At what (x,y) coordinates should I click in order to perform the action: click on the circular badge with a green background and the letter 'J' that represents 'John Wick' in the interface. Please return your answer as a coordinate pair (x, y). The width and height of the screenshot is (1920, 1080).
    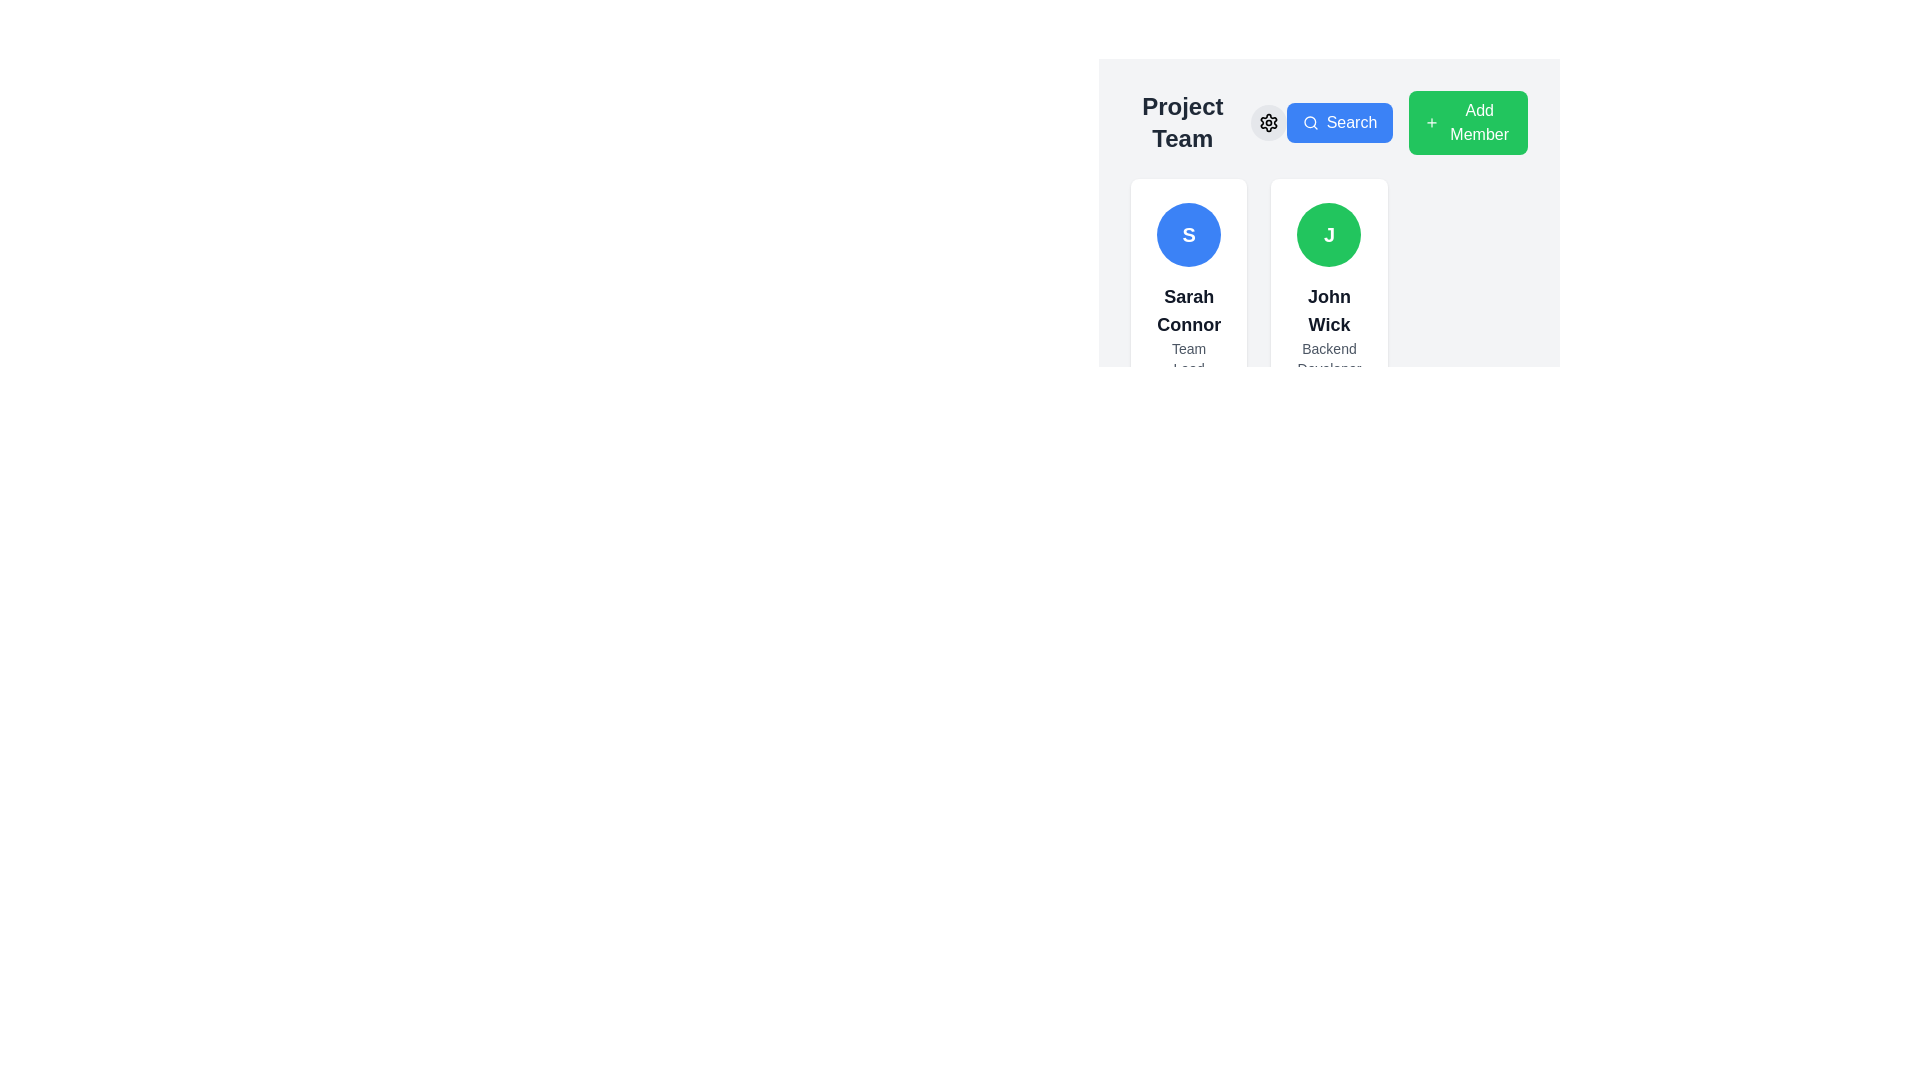
    Looking at the image, I should click on (1329, 234).